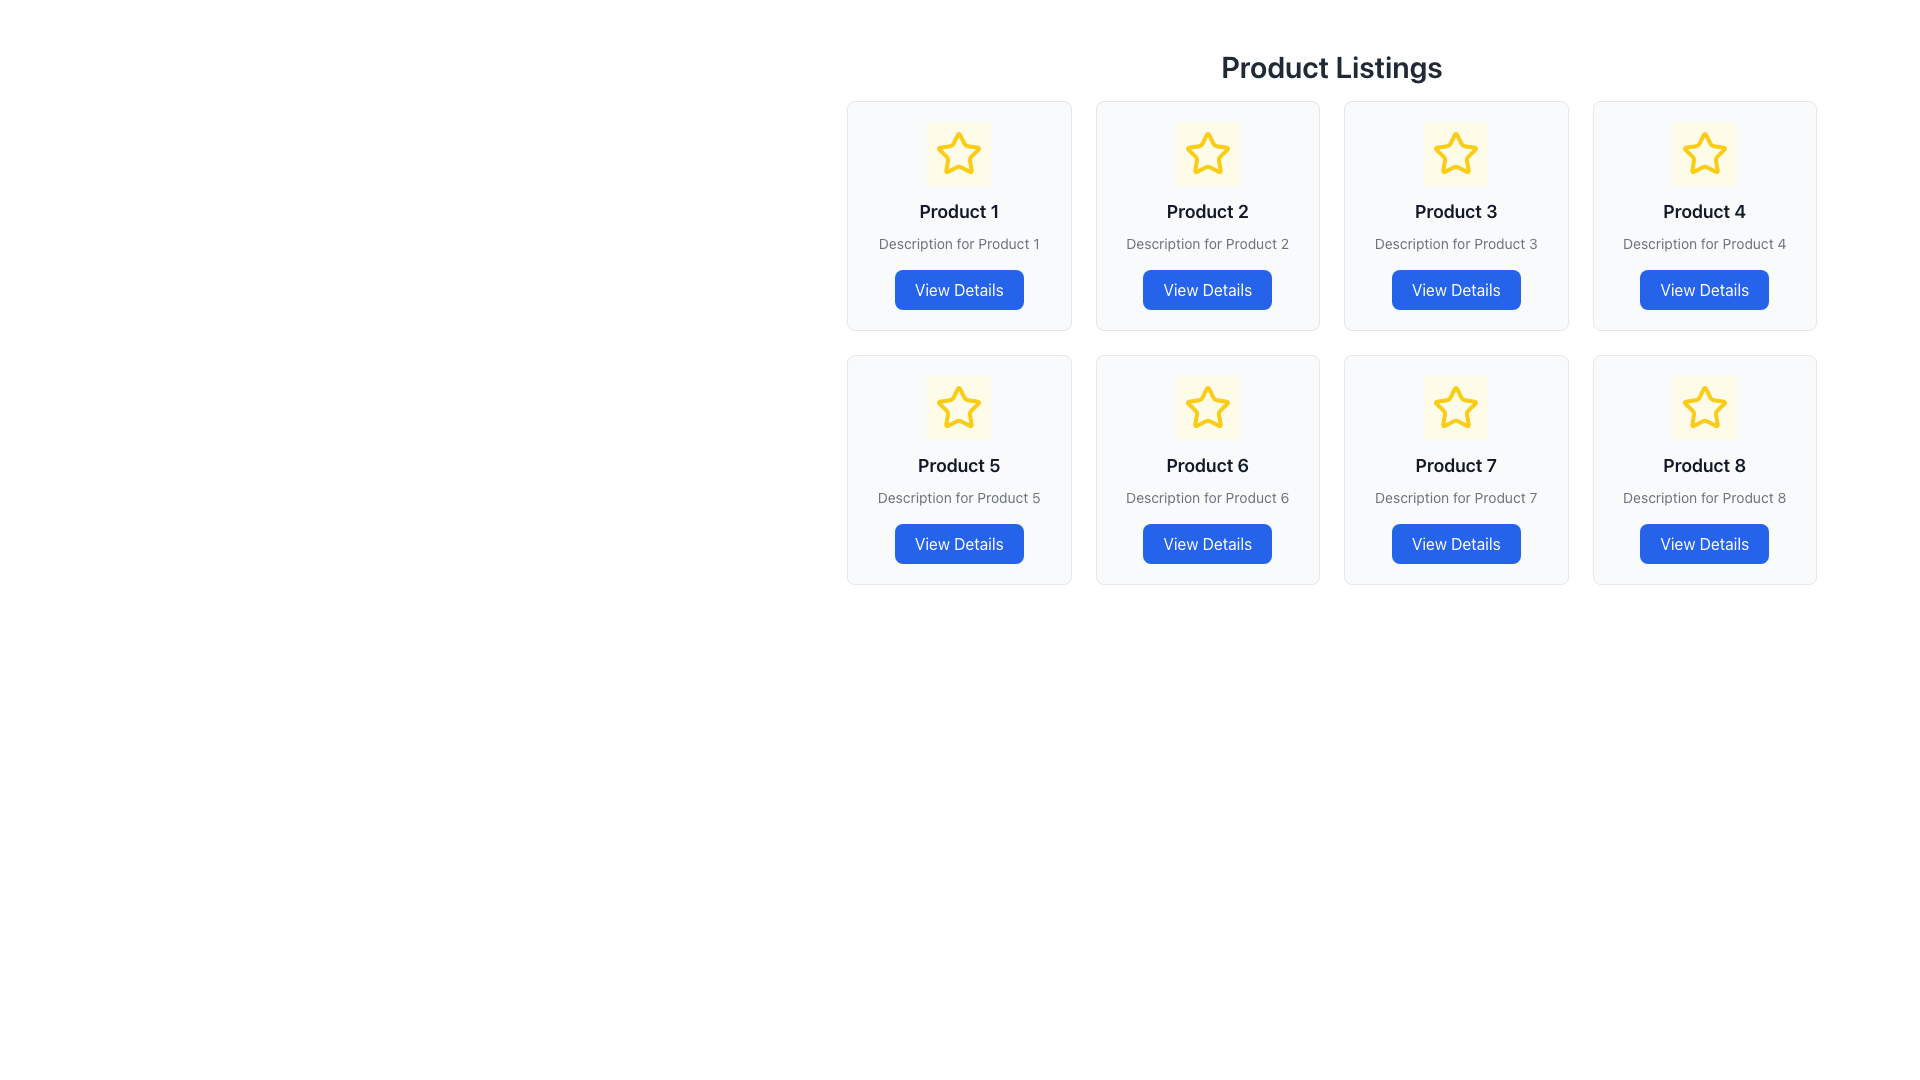  What do you see at coordinates (958, 216) in the screenshot?
I see `the first product card in the grid layout, which displays information about a product and has a button at the bottom` at bounding box center [958, 216].